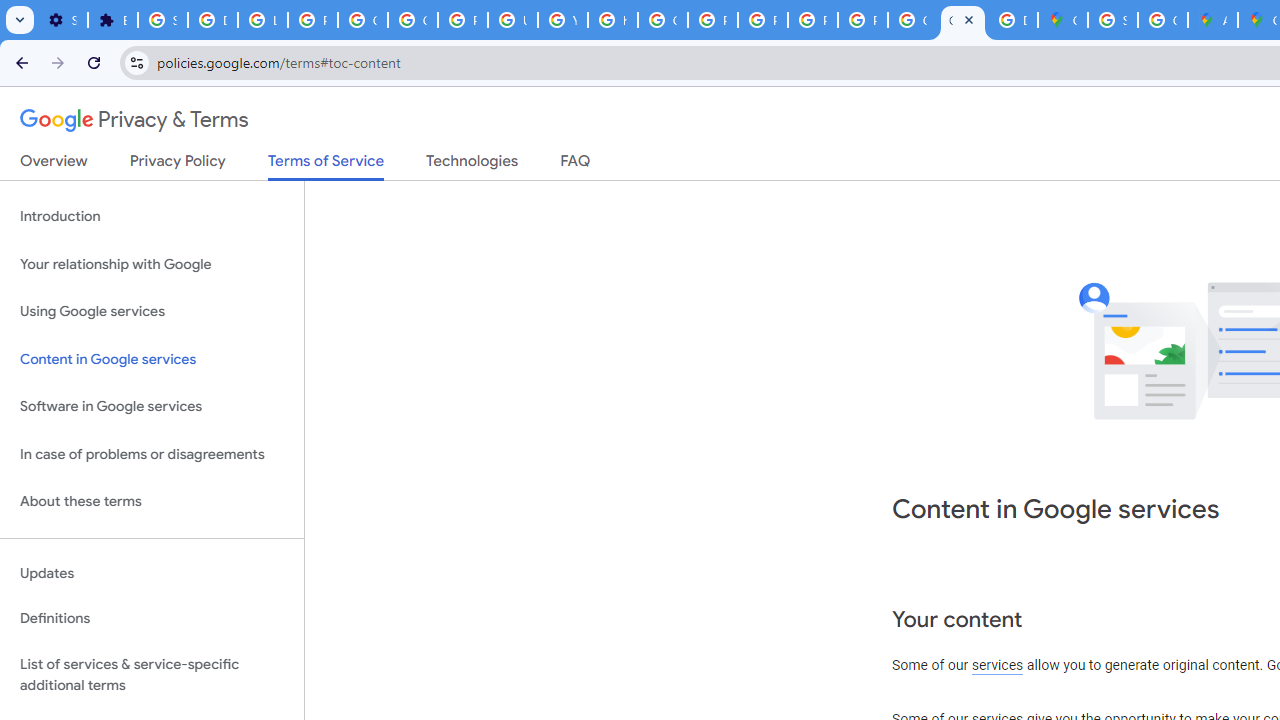 The width and height of the screenshot is (1280, 720). Describe the element at coordinates (1162, 20) in the screenshot. I see `'Create your Google Account'` at that location.